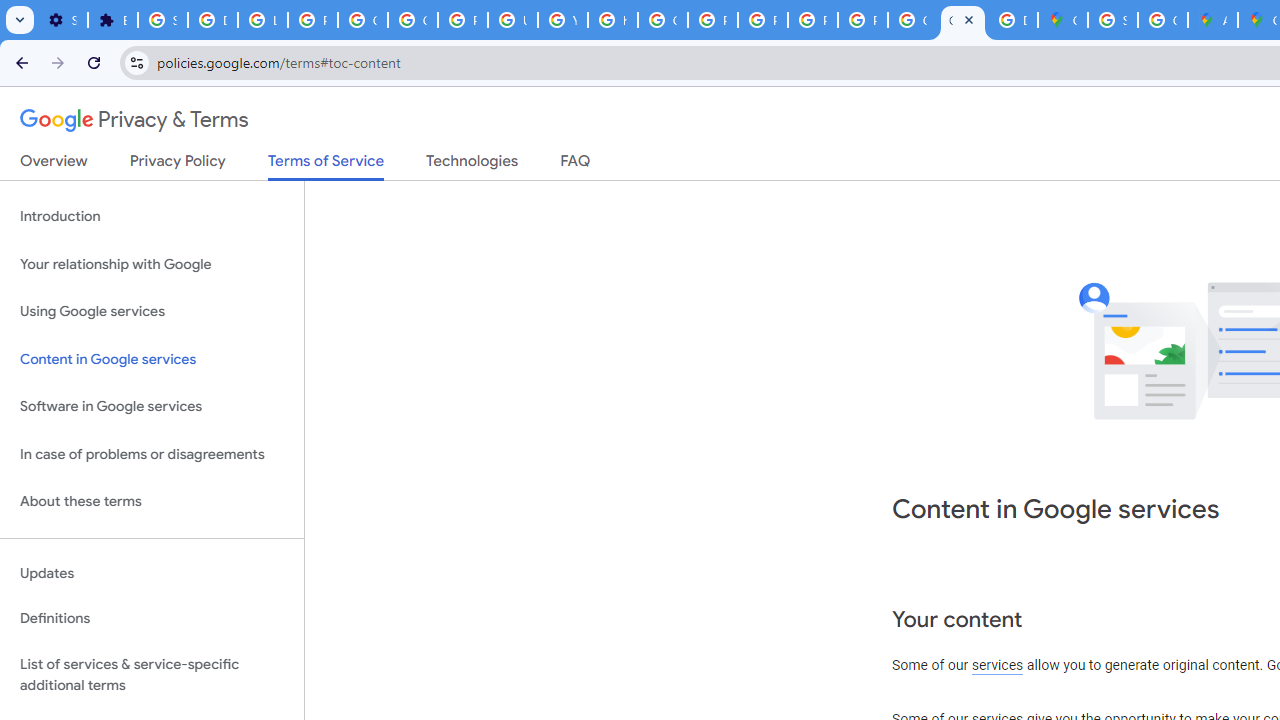 The width and height of the screenshot is (1280, 720). Describe the element at coordinates (1162, 20) in the screenshot. I see `'Create your Google Account'` at that location.